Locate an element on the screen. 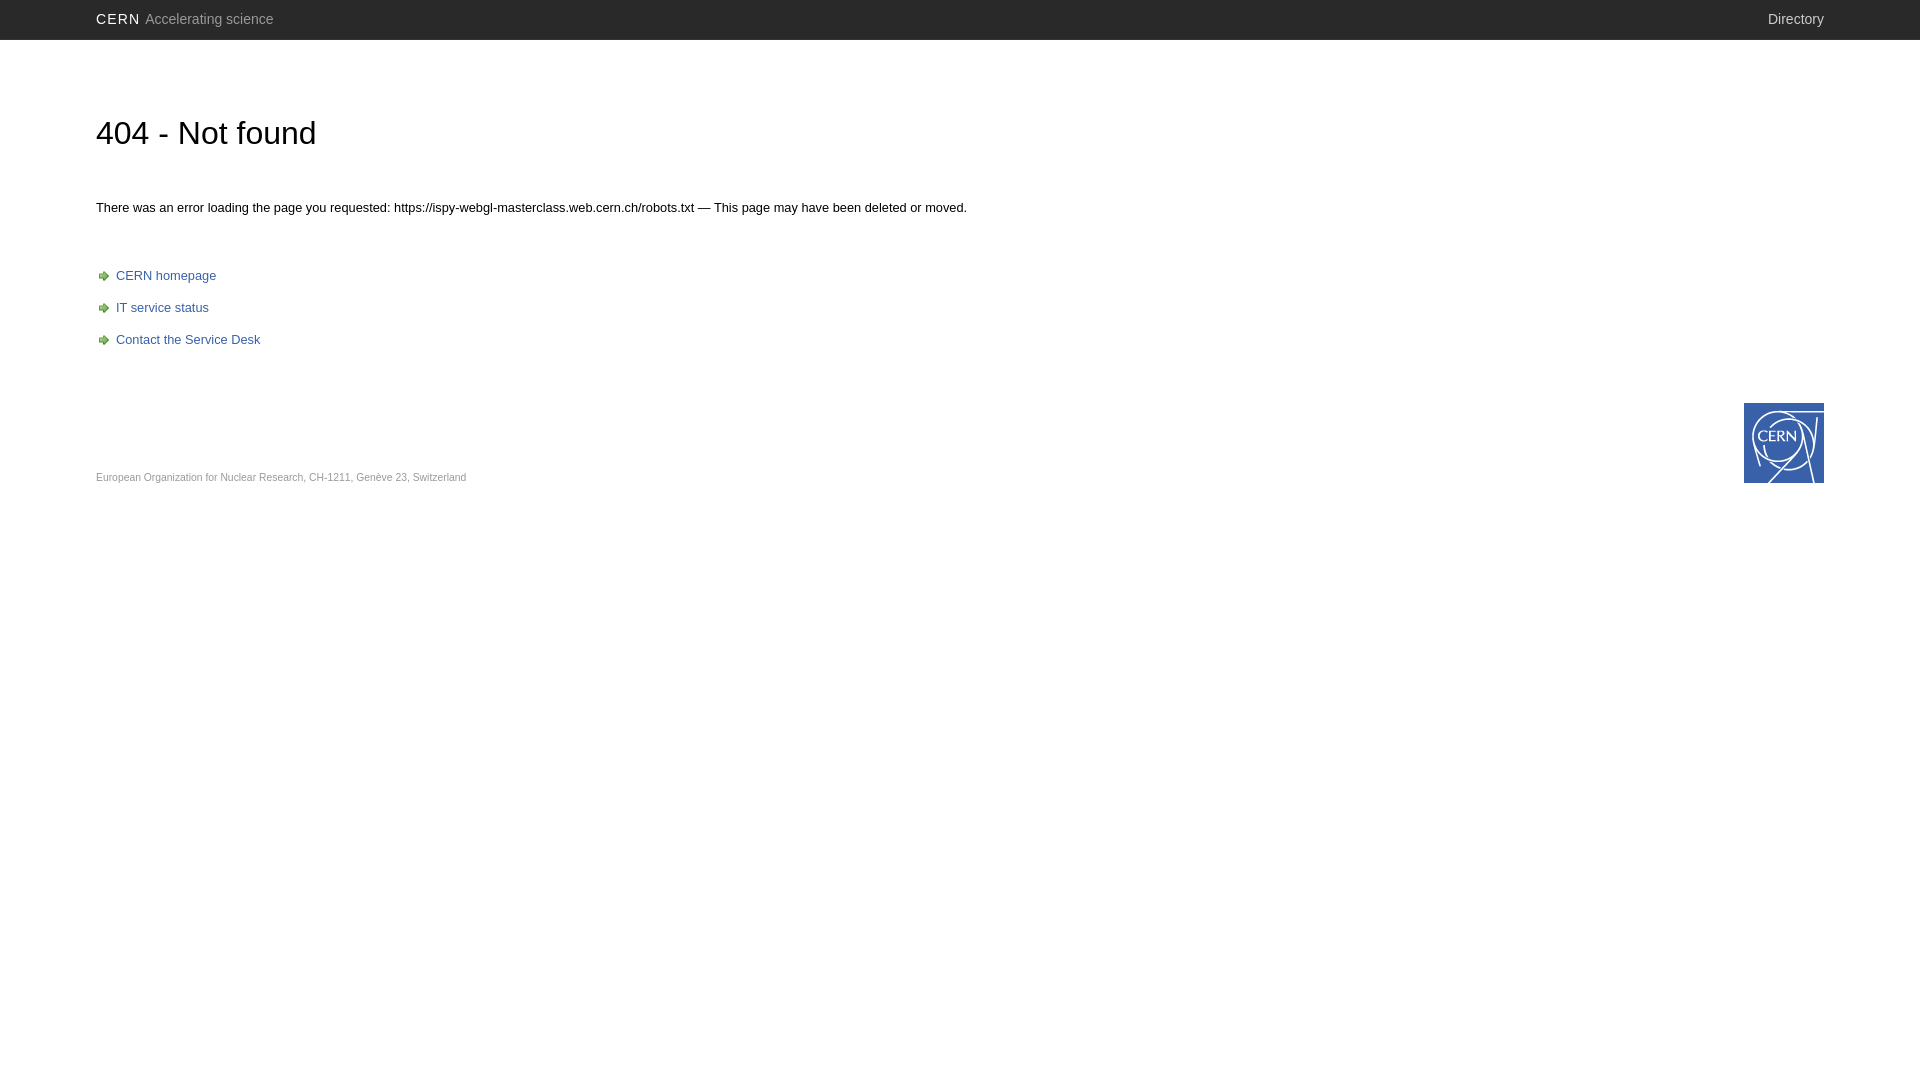 The image size is (1920, 1080). 'IT service status' is located at coordinates (151, 307).